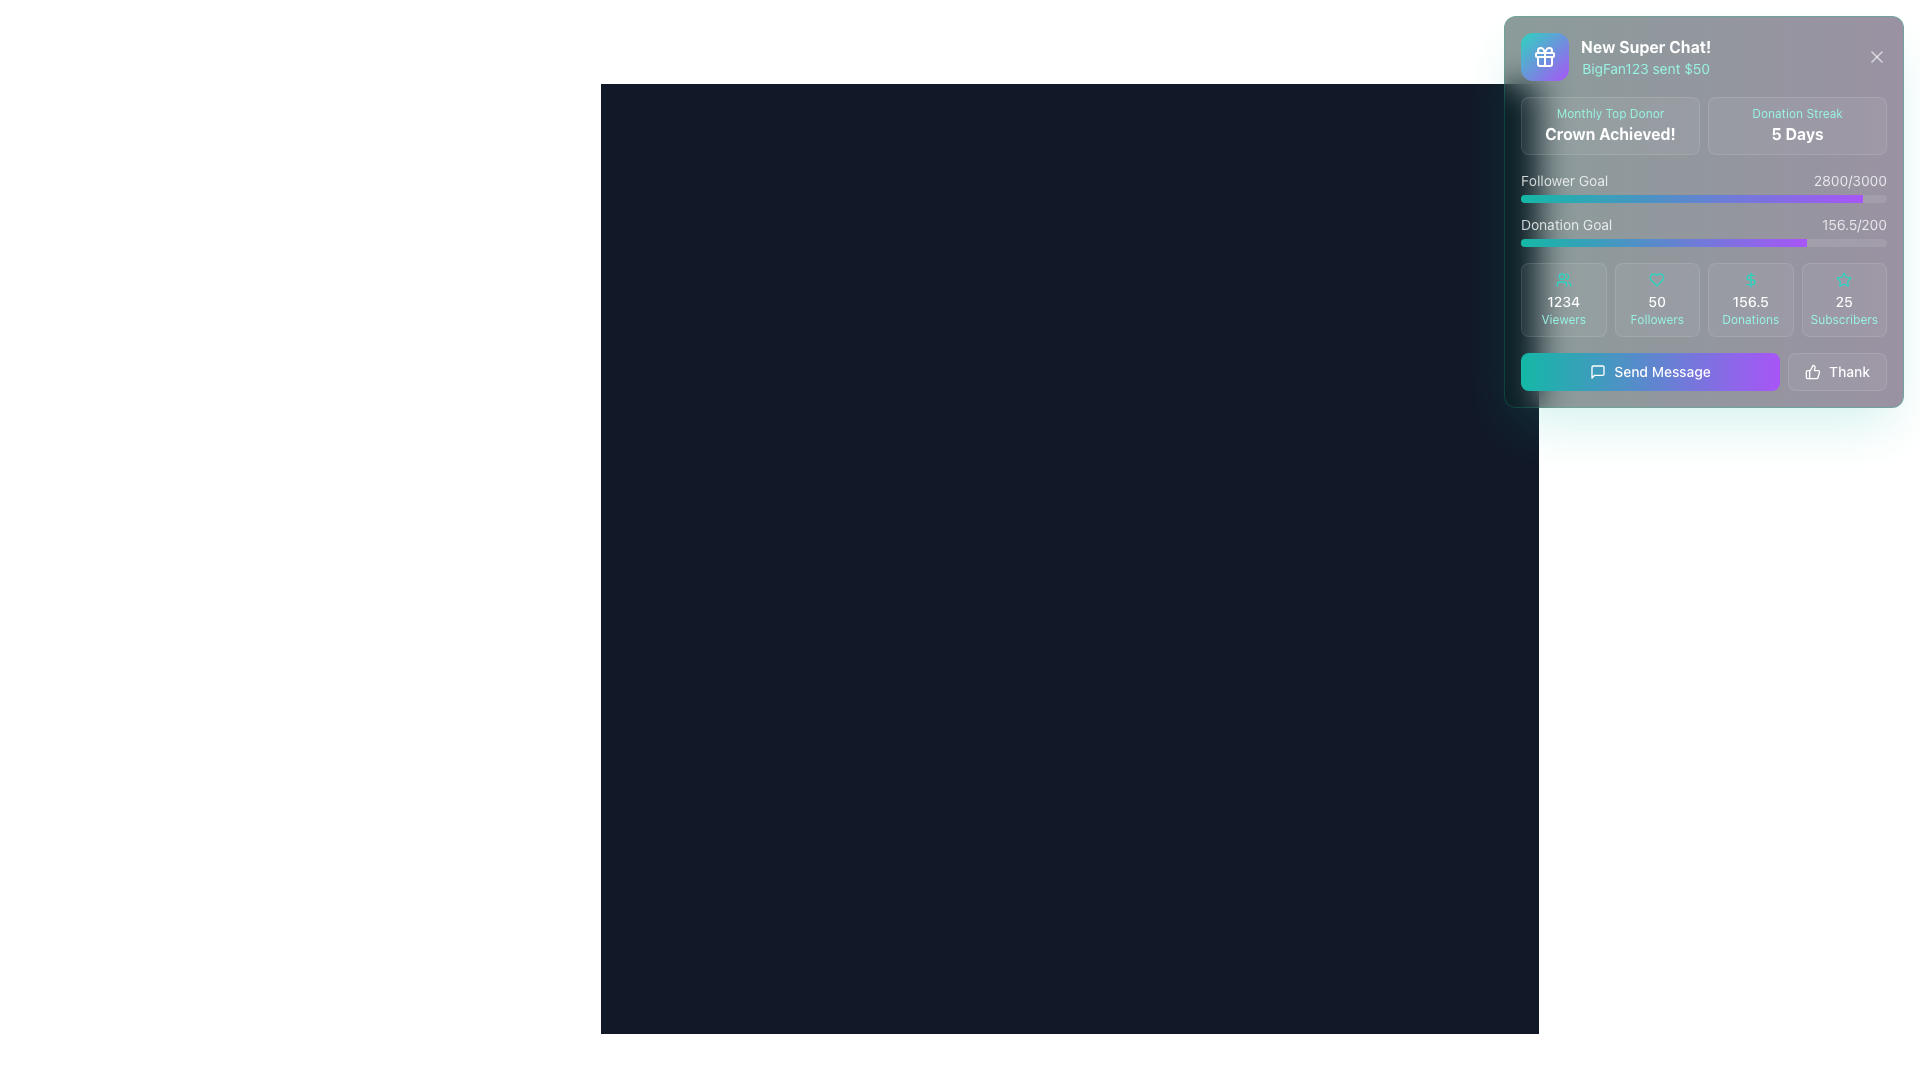 This screenshot has height=1080, width=1920. What do you see at coordinates (1650, 371) in the screenshot?
I see `the message-sending button, which is the first interactive element on the far left of its group, adjacent to the 'Thank' button` at bounding box center [1650, 371].